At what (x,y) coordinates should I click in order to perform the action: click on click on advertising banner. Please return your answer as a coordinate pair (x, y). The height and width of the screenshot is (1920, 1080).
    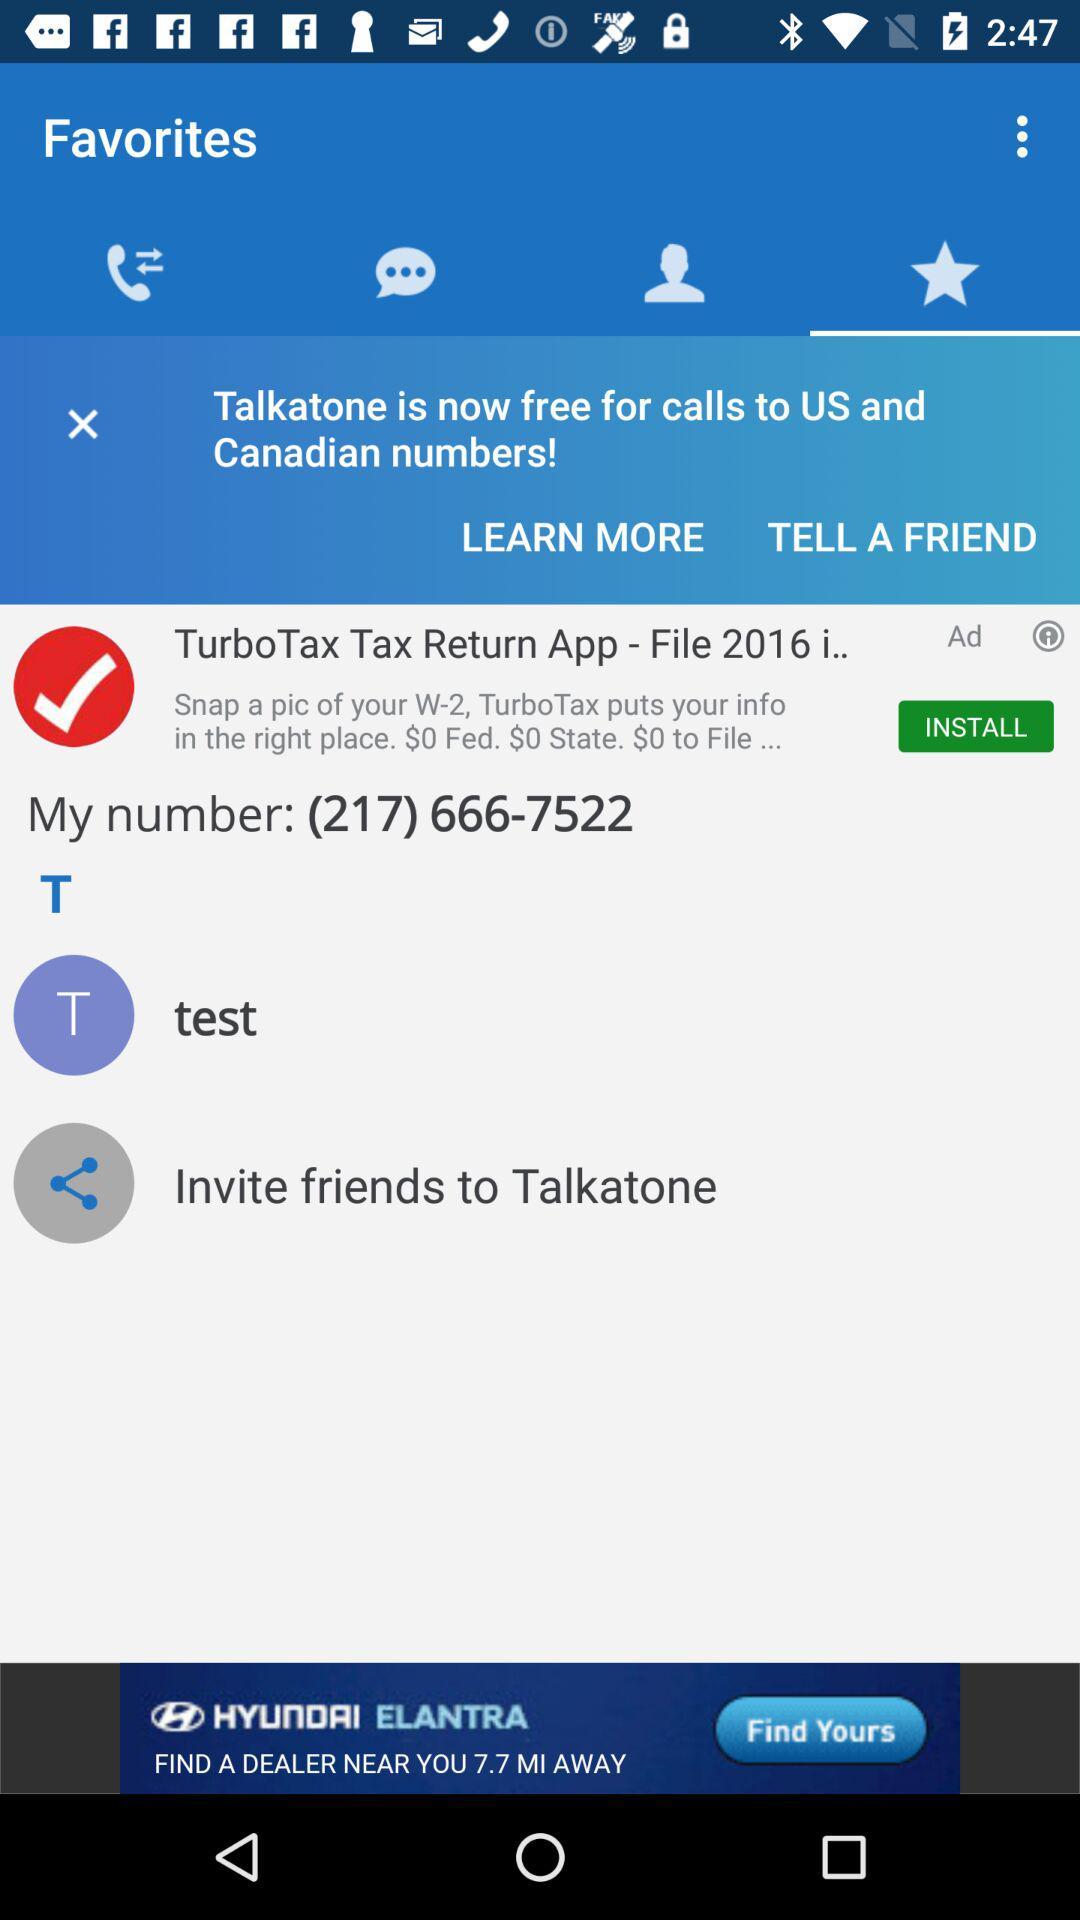
    Looking at the image, I should click on (540, 1727).